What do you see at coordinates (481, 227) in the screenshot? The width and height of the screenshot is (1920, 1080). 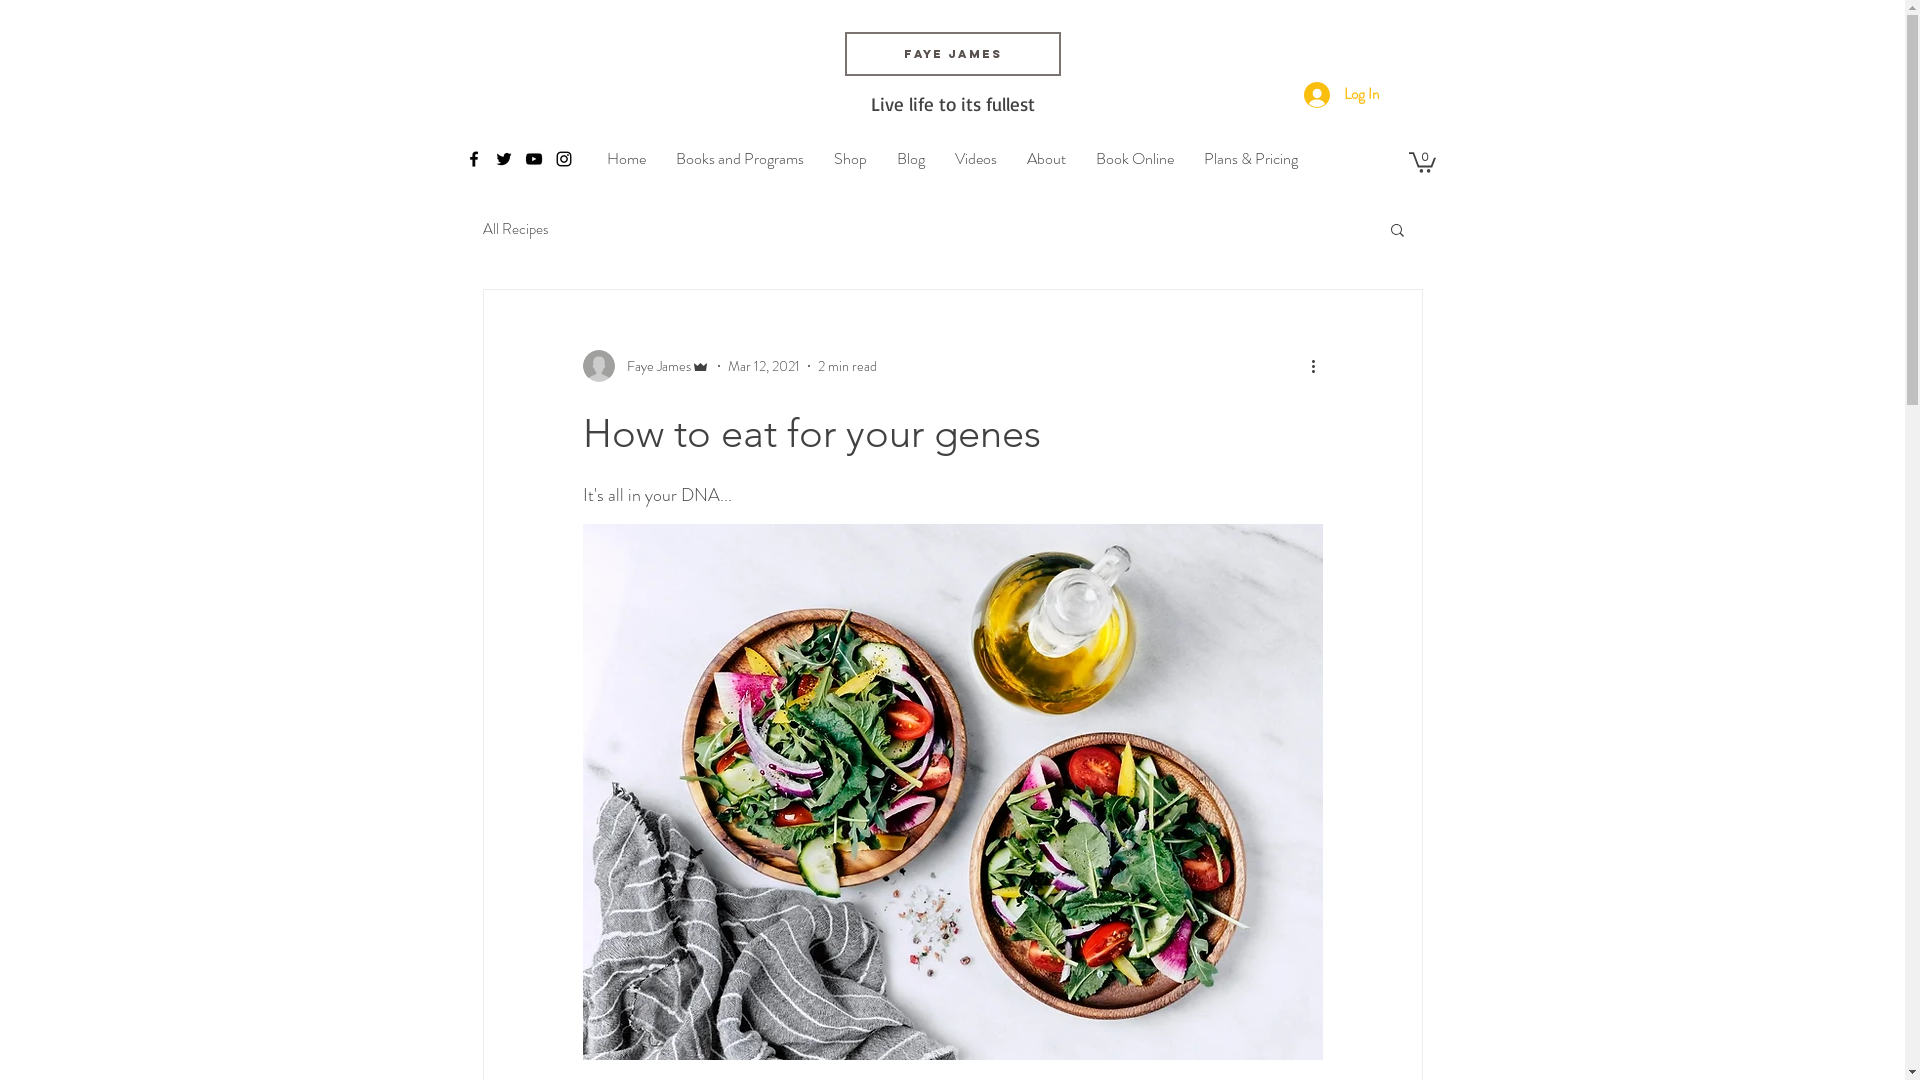 I see `'All Recipes'` at bounding box center [481, 227].